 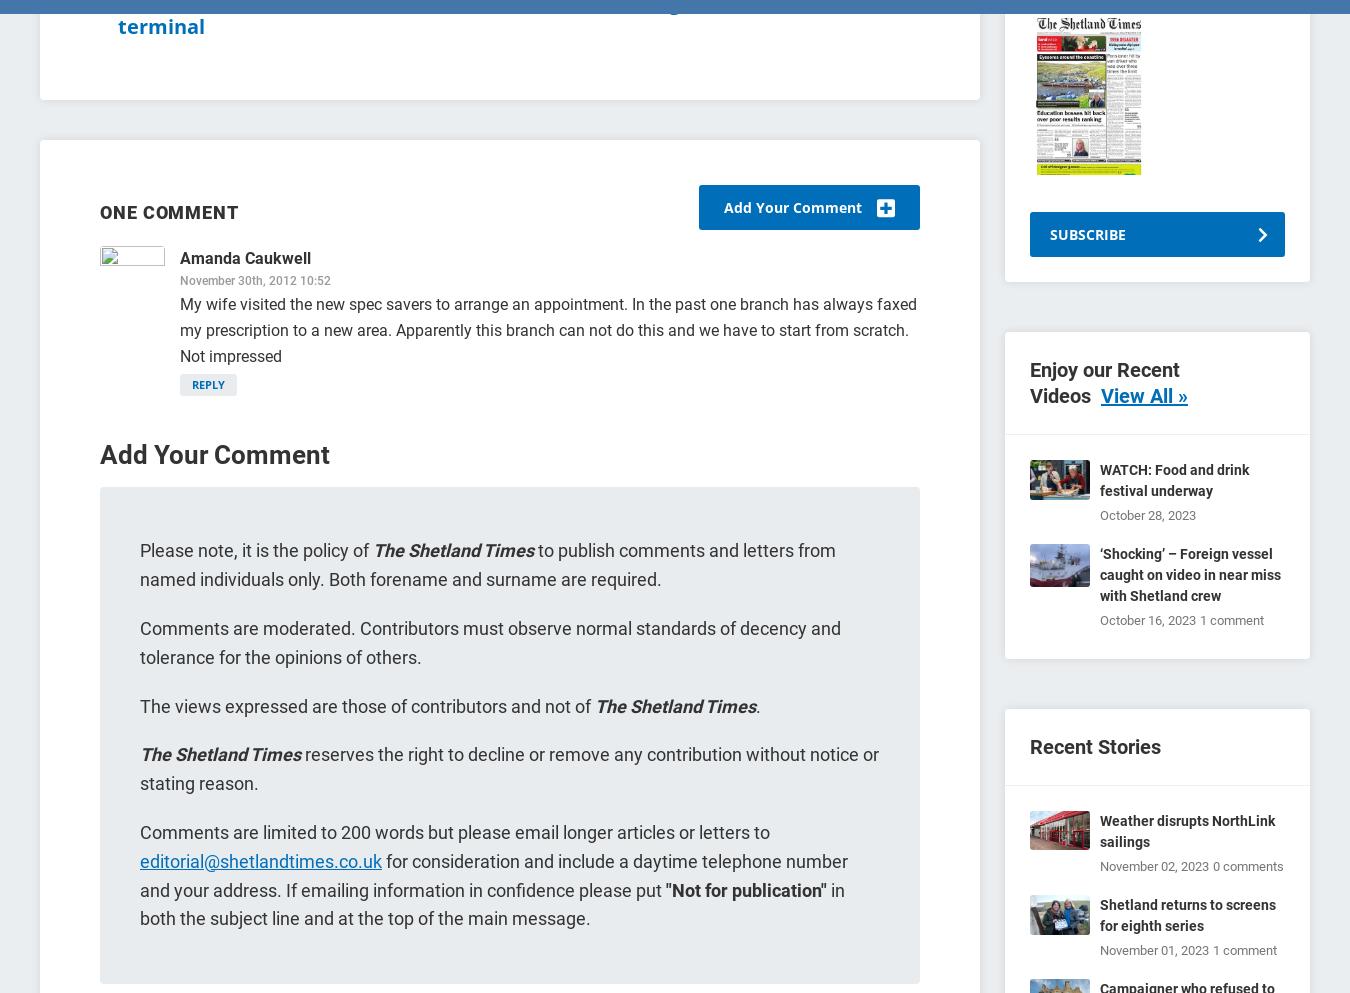 What do you see at coordinates (179, 328) in the screenshot?
I see `'My wife visited the new spec savers to arrange an appointment.  In the past one branch has always faxed my prescription to a new area. Apparently this branch can not do this and we have to start from scratch.  Not impressed'` at bounding box center [179, 328].